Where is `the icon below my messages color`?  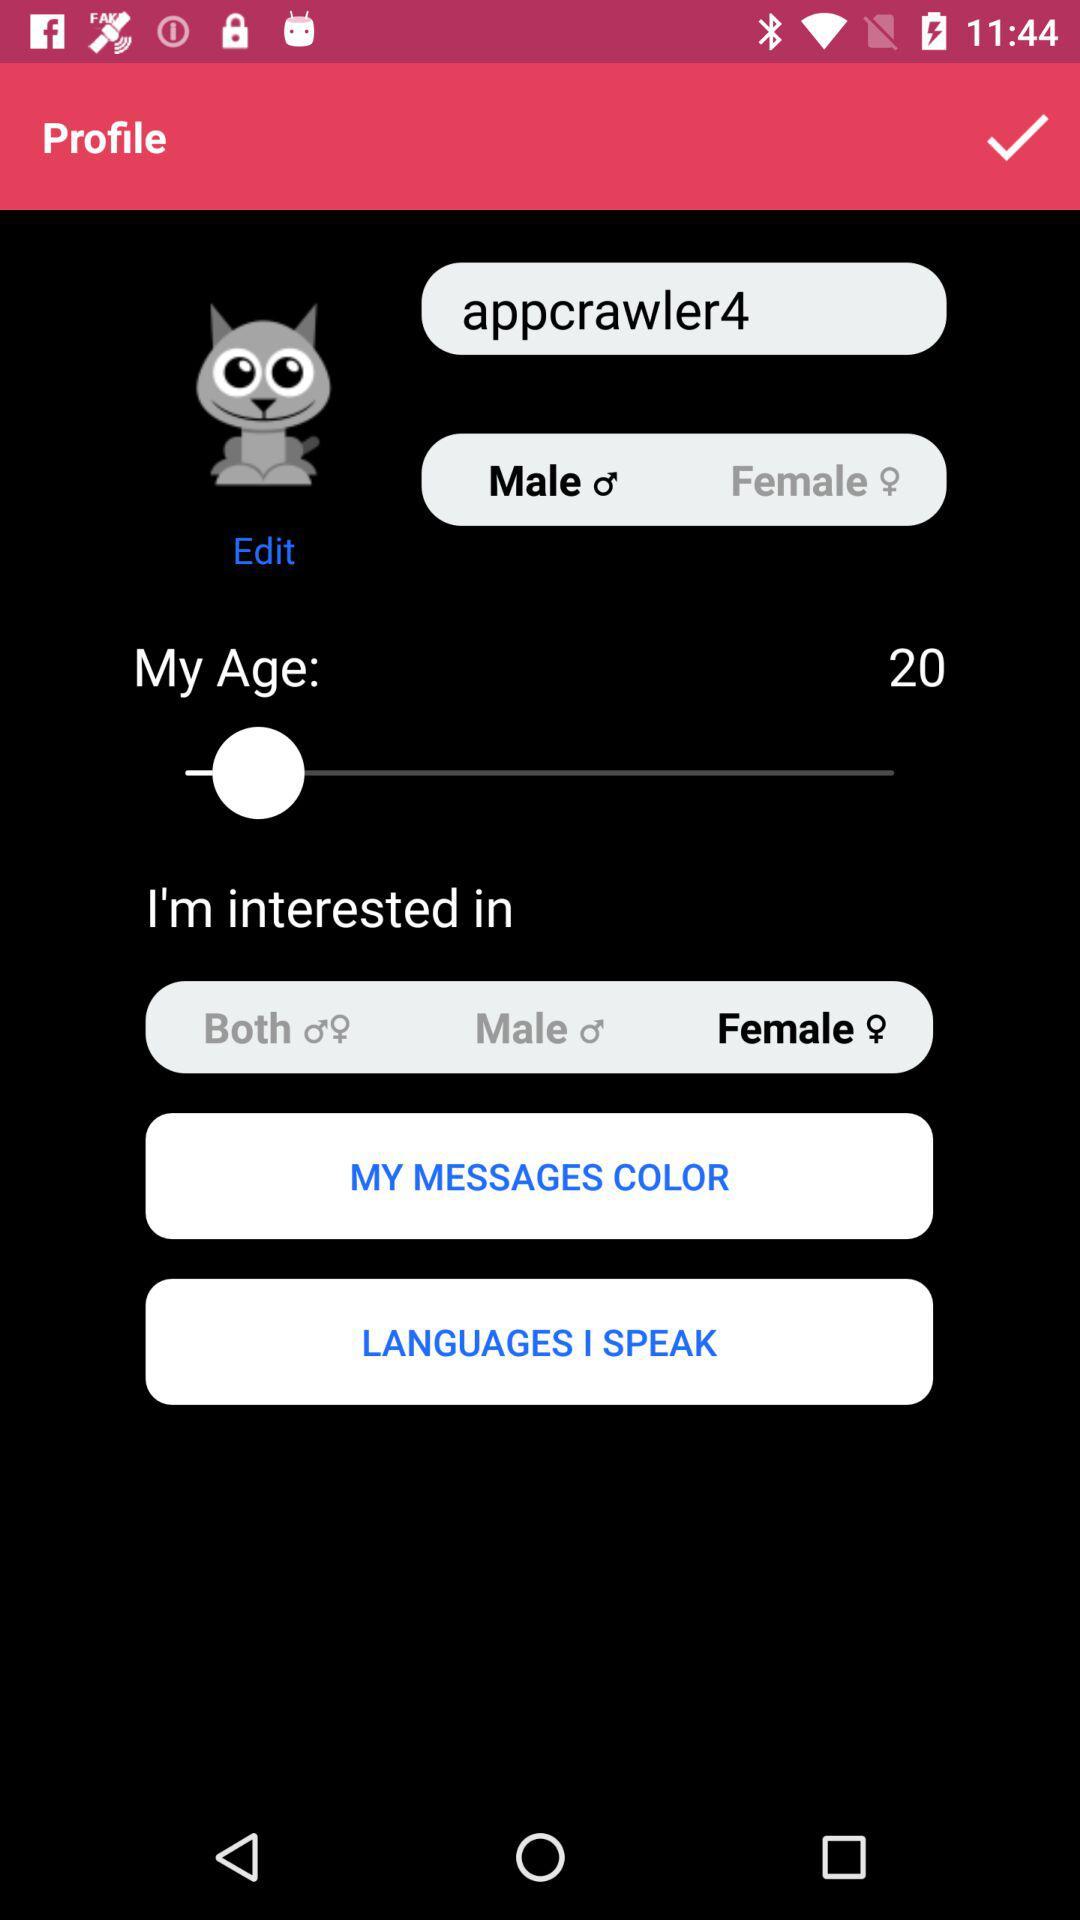 the icon below my messages color is located at coordinates (538, 1341).